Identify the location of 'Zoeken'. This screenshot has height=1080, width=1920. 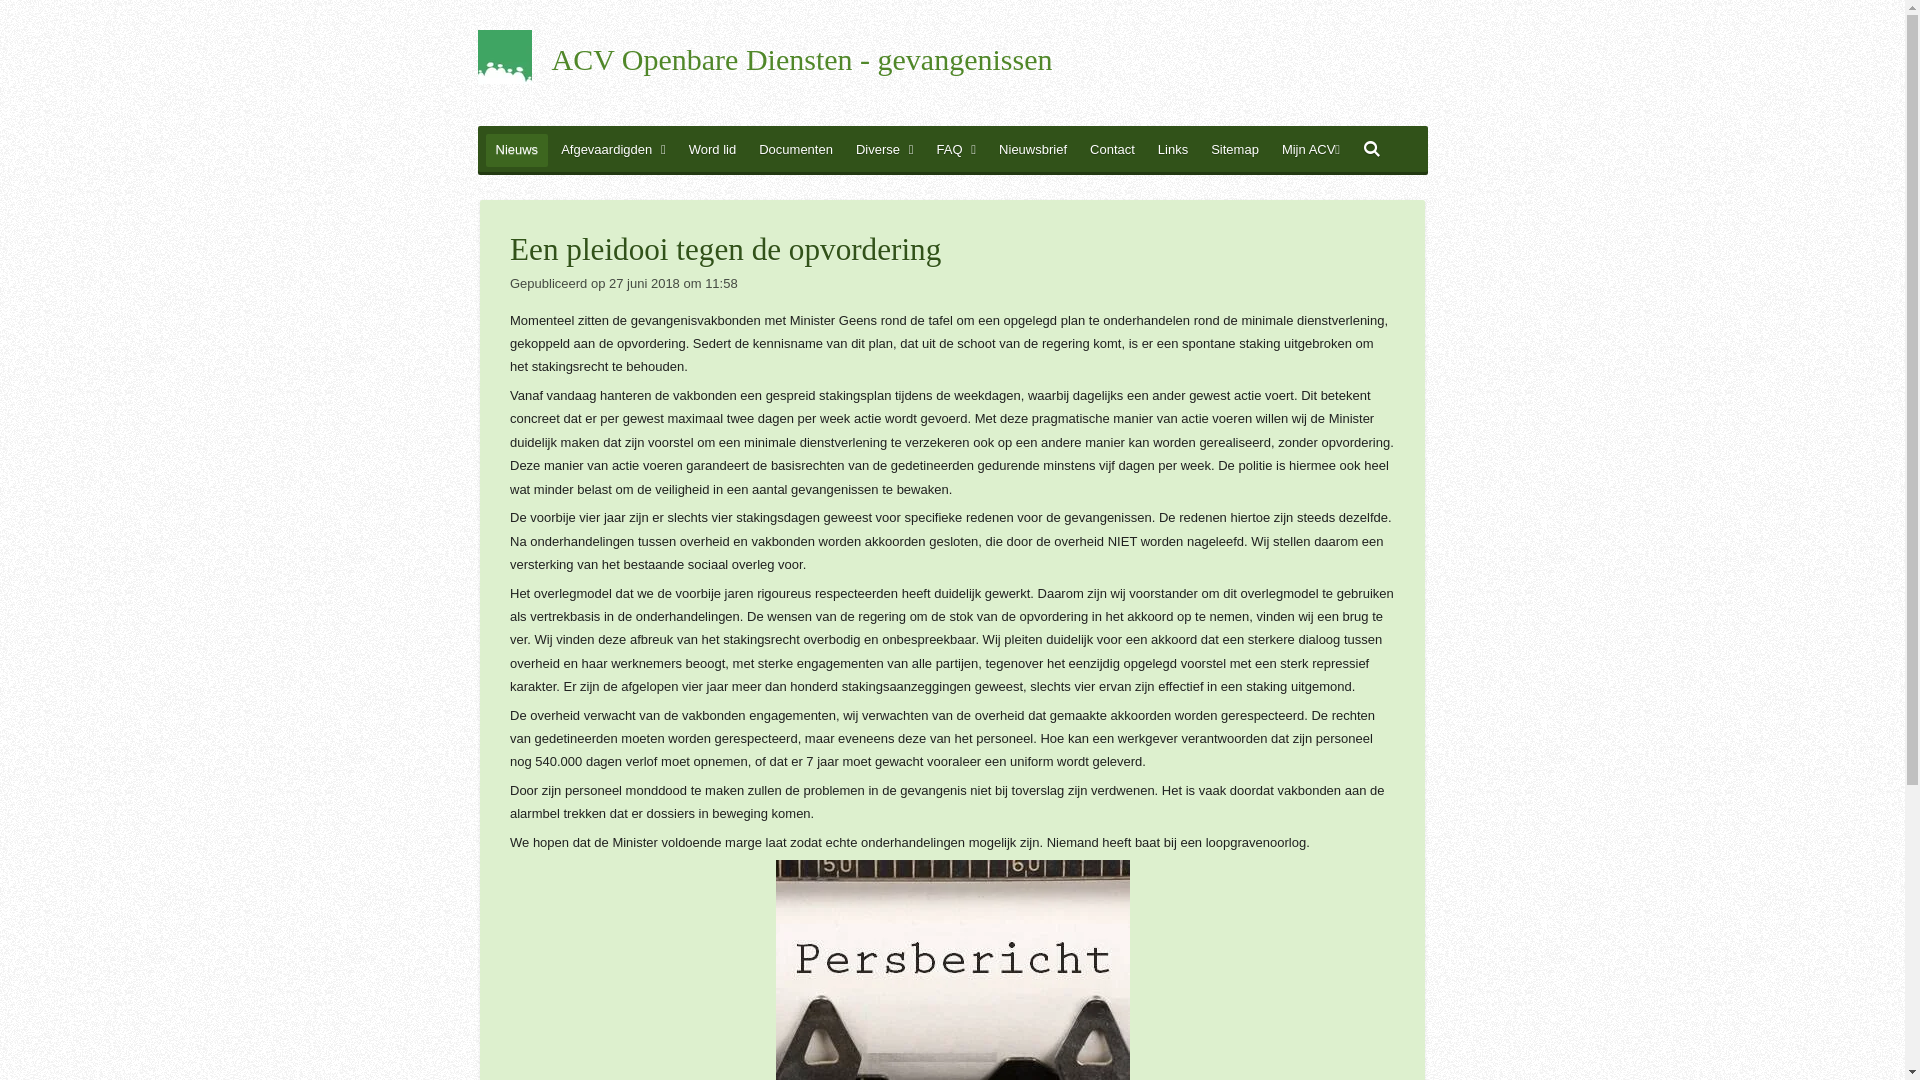
(1371, 149).